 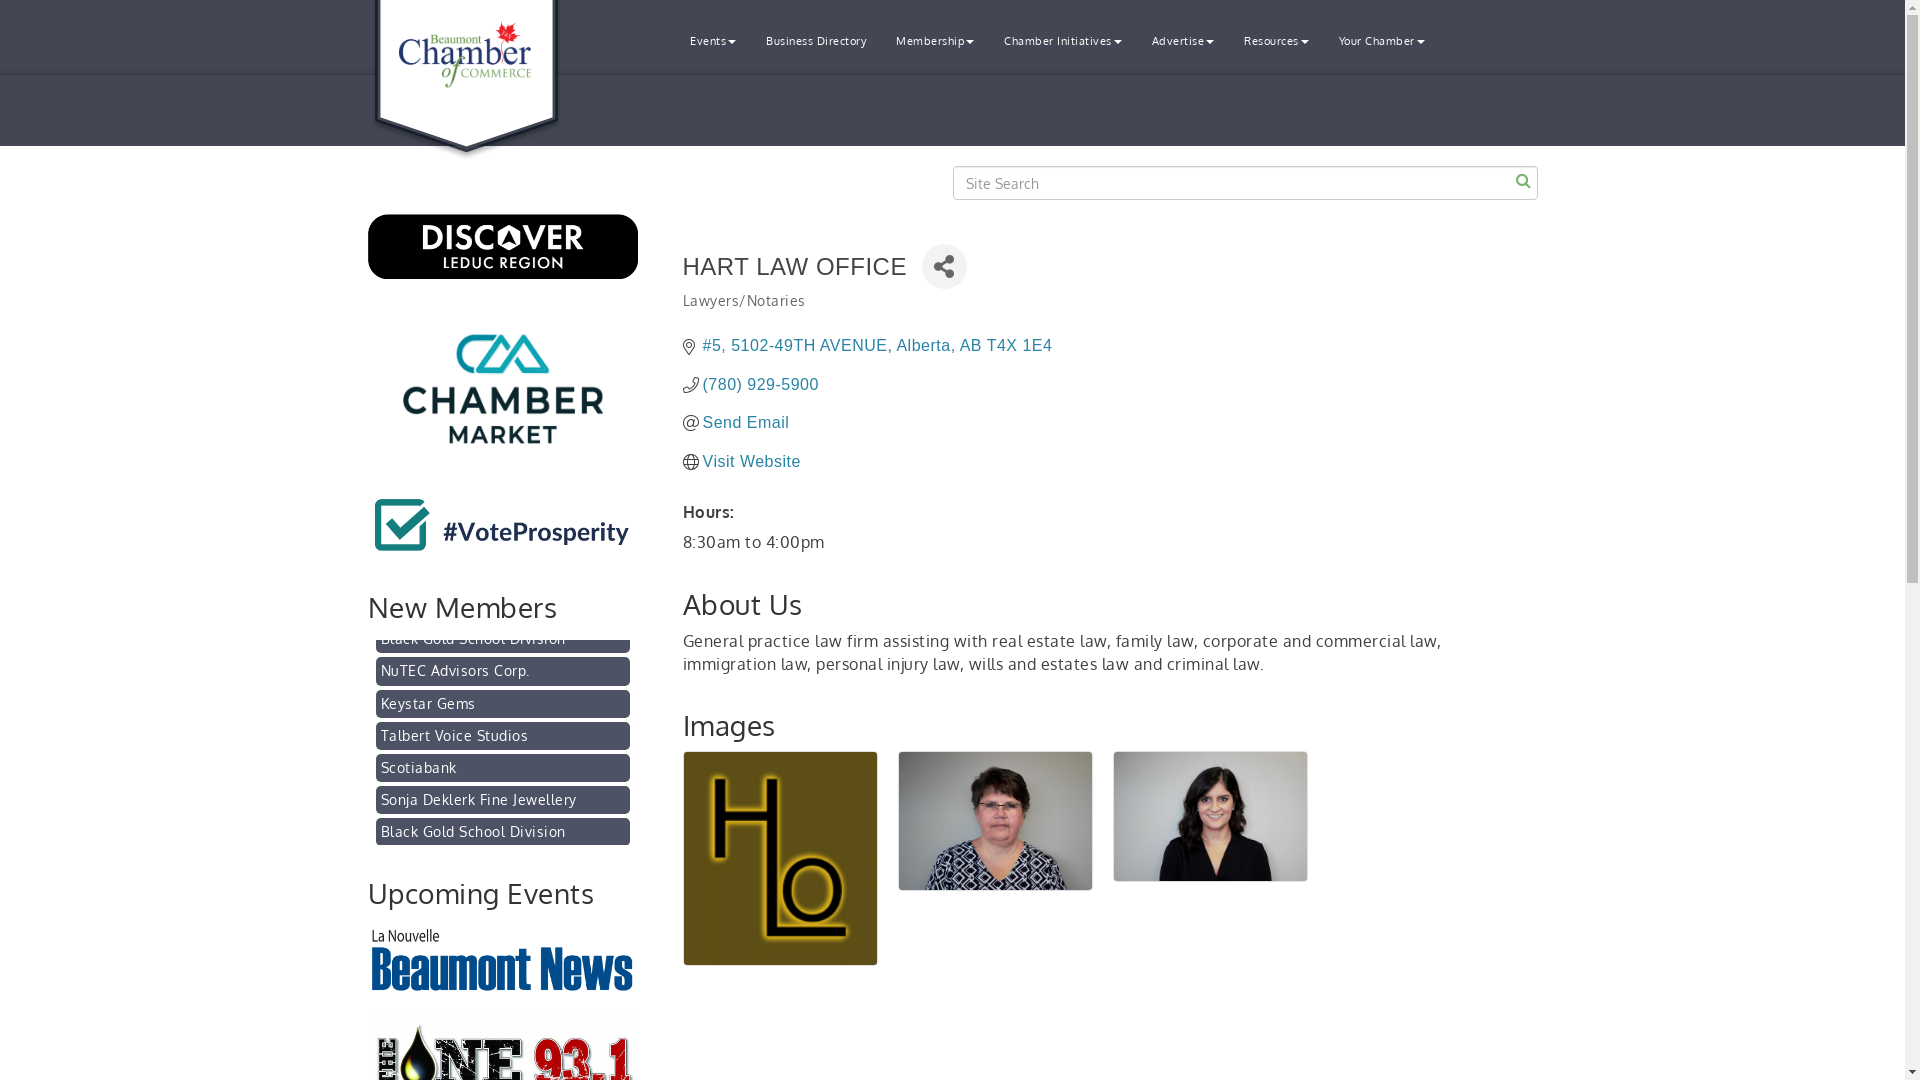 I want to click on 'Hart Law Office ', so click(x=779, y=857).